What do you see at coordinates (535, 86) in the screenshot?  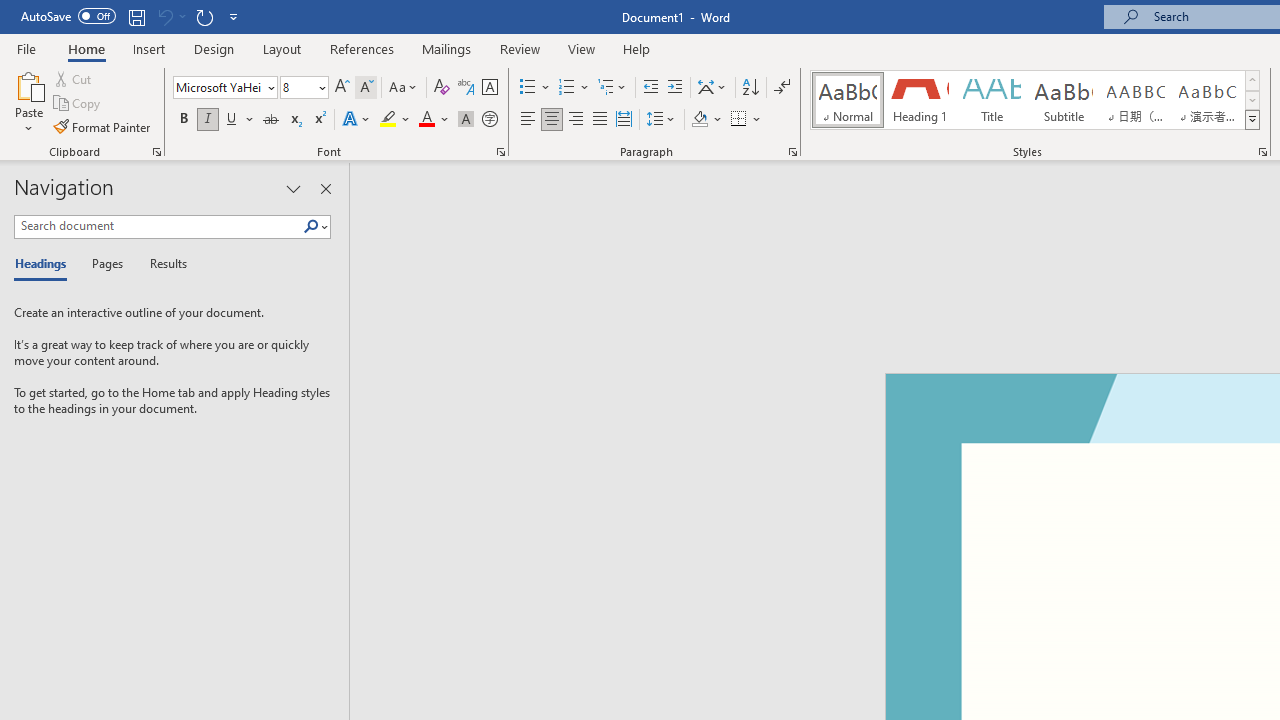 I see `'Bullets'` at bounding box center [535, 86].